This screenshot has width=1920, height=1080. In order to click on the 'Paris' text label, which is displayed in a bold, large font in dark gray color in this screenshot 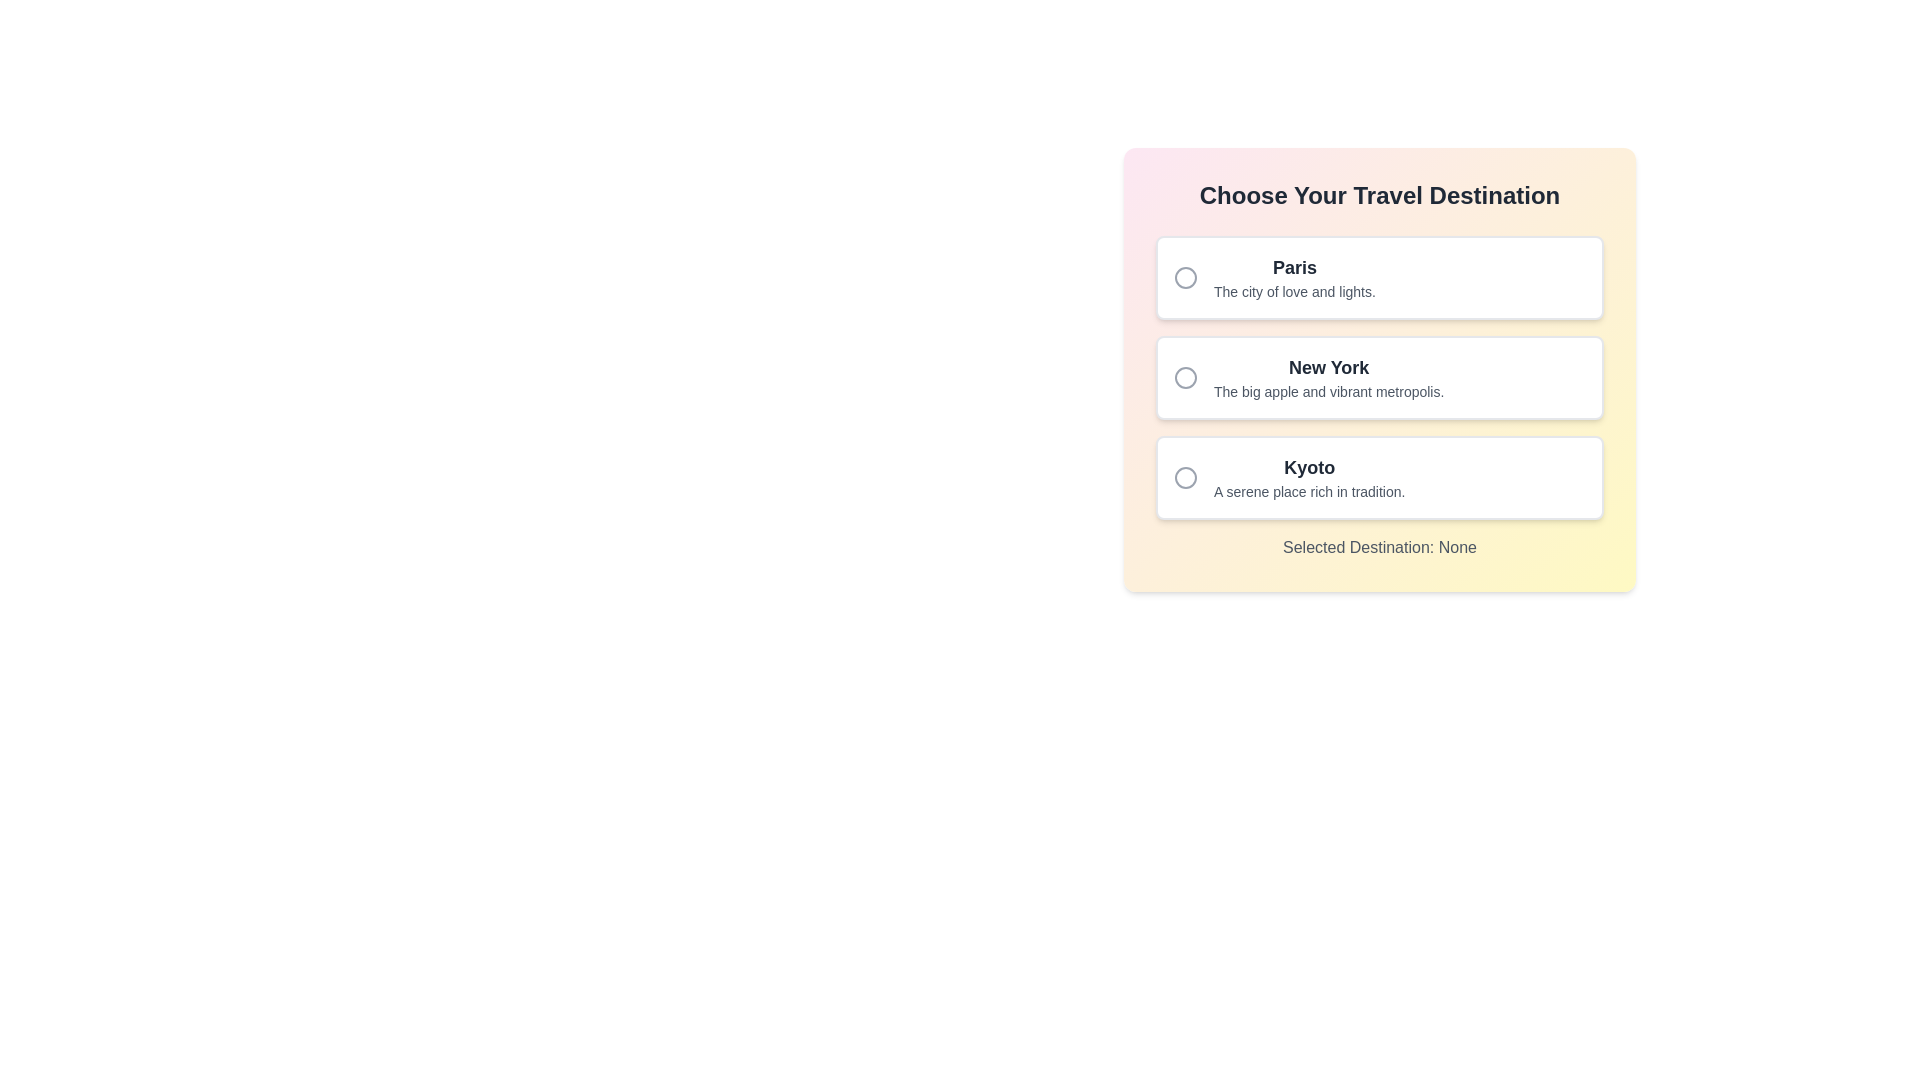, I will do `click(1294, 266)`.